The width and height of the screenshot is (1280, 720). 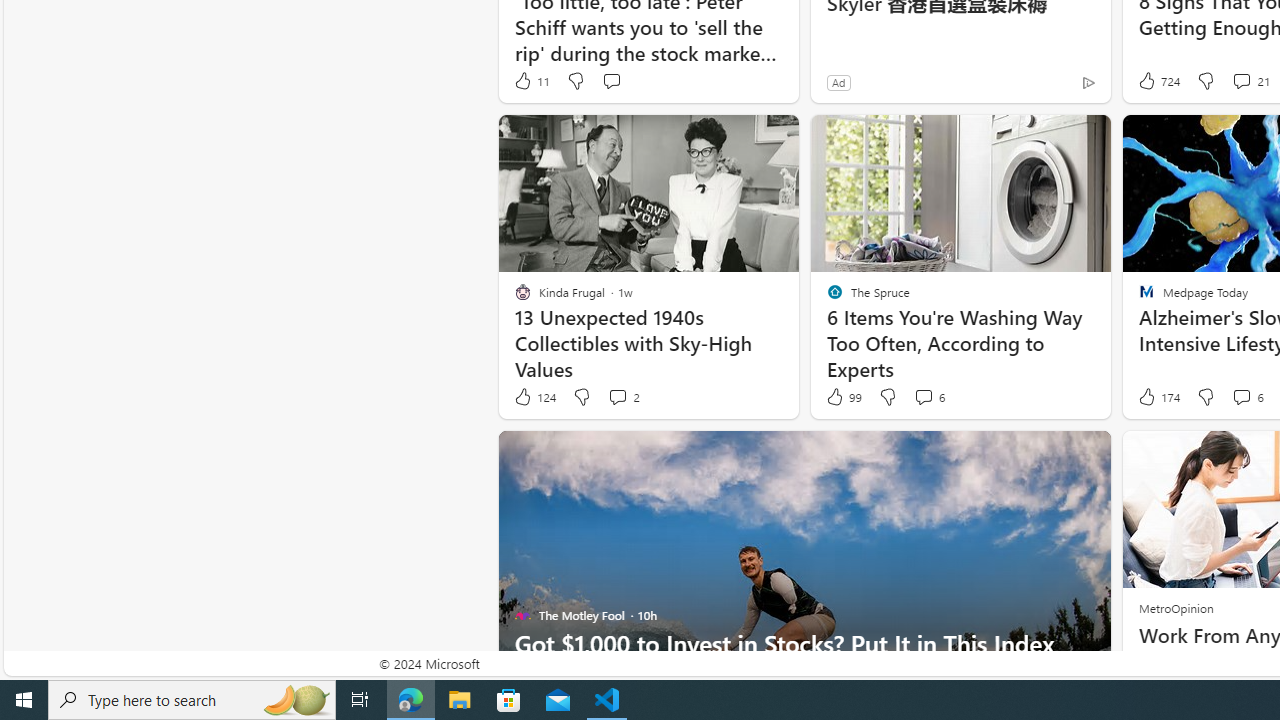 I want to click on 'MetroOpinion', so click(x=1175, y=607).